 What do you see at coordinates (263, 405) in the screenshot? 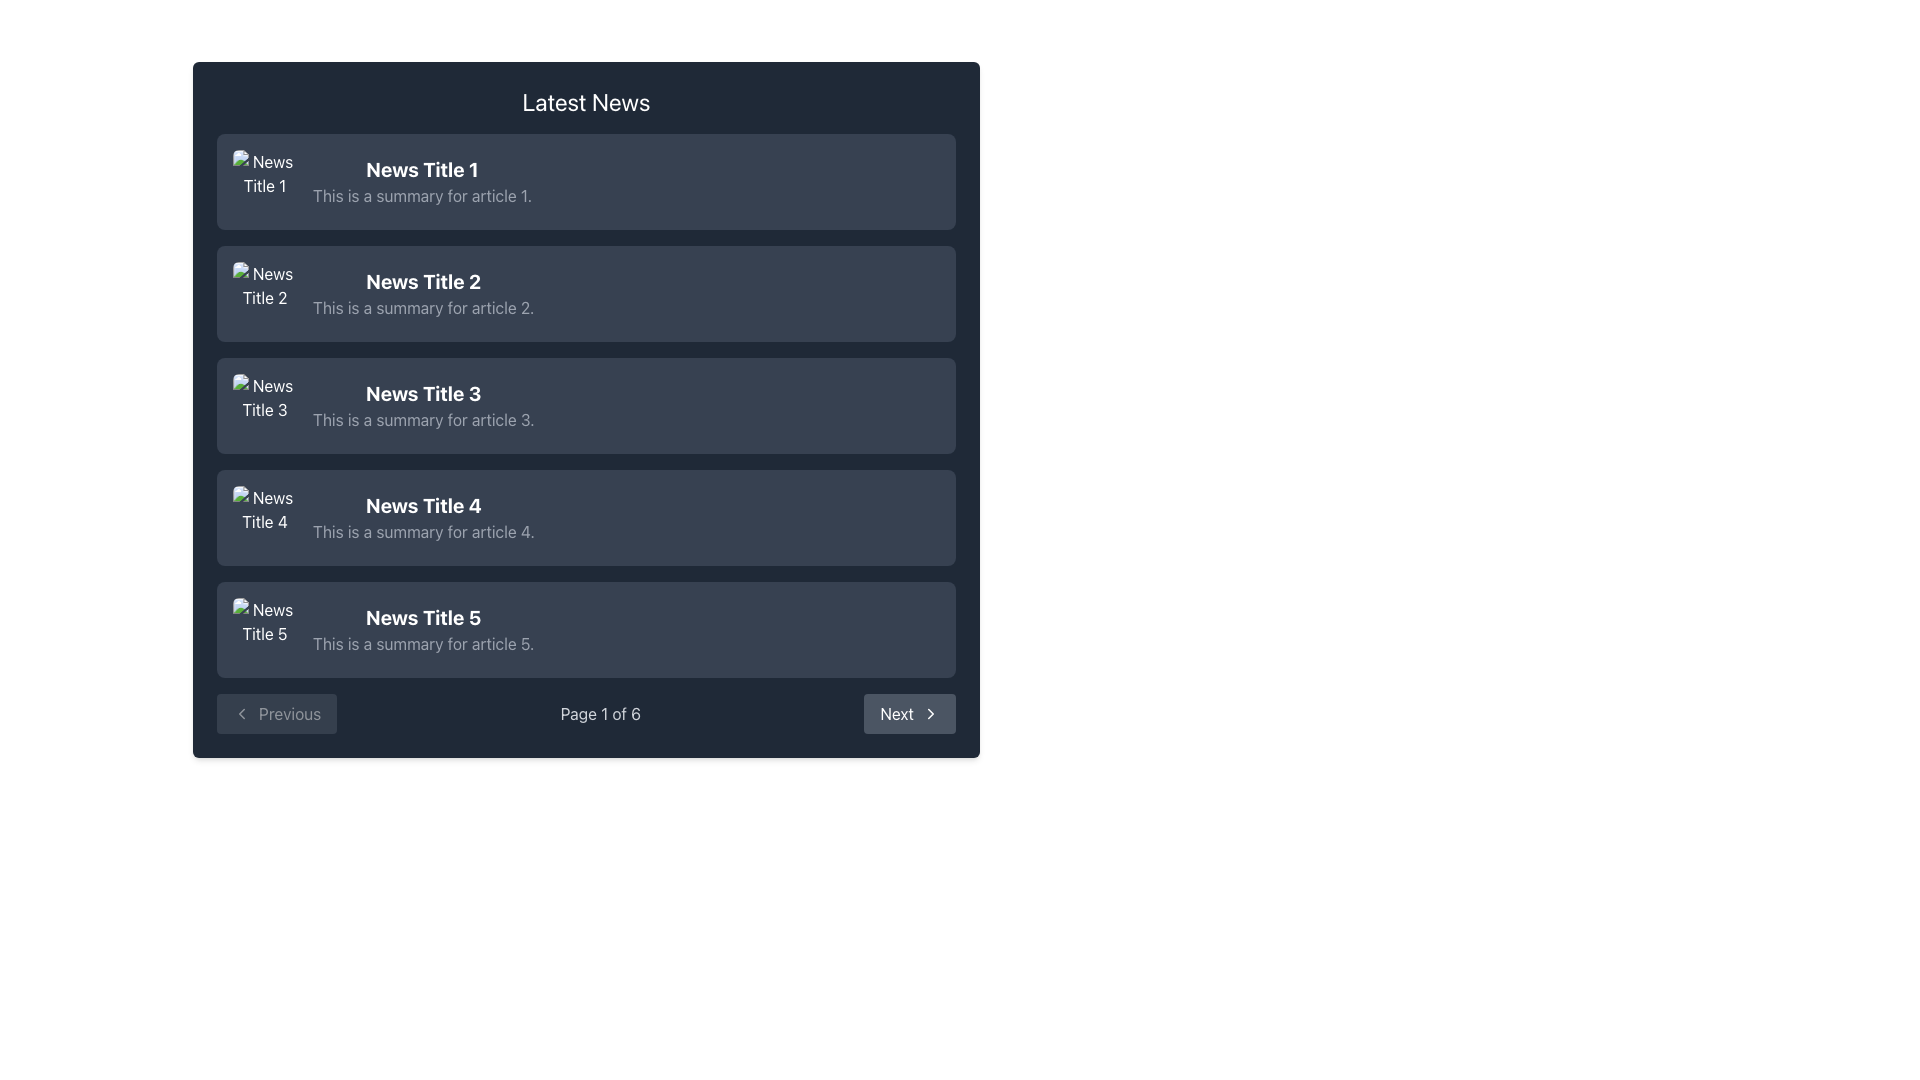
I see `the image representing the third news article` at bounding box center [263, 405].